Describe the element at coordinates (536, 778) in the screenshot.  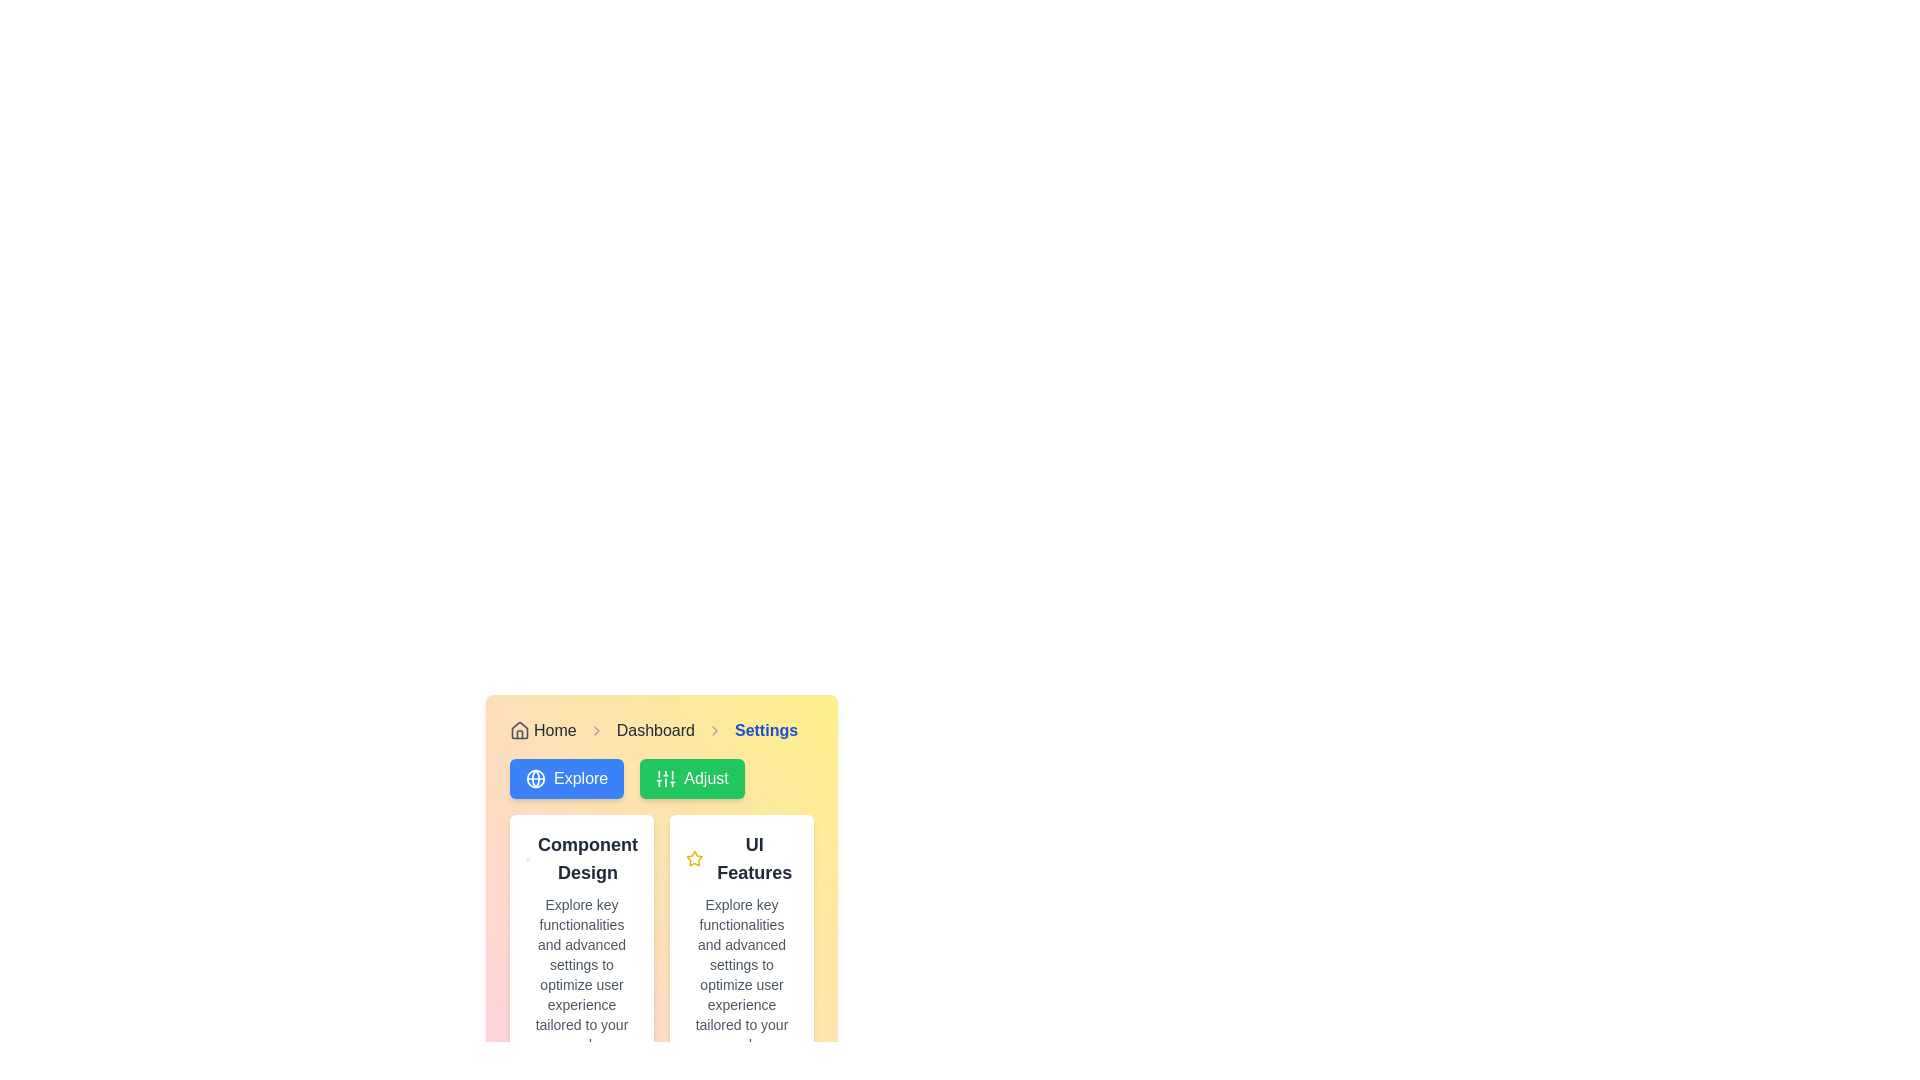
I see `the globe icon within the blue 'Explore' button located on the left side of the top bar` at that location.